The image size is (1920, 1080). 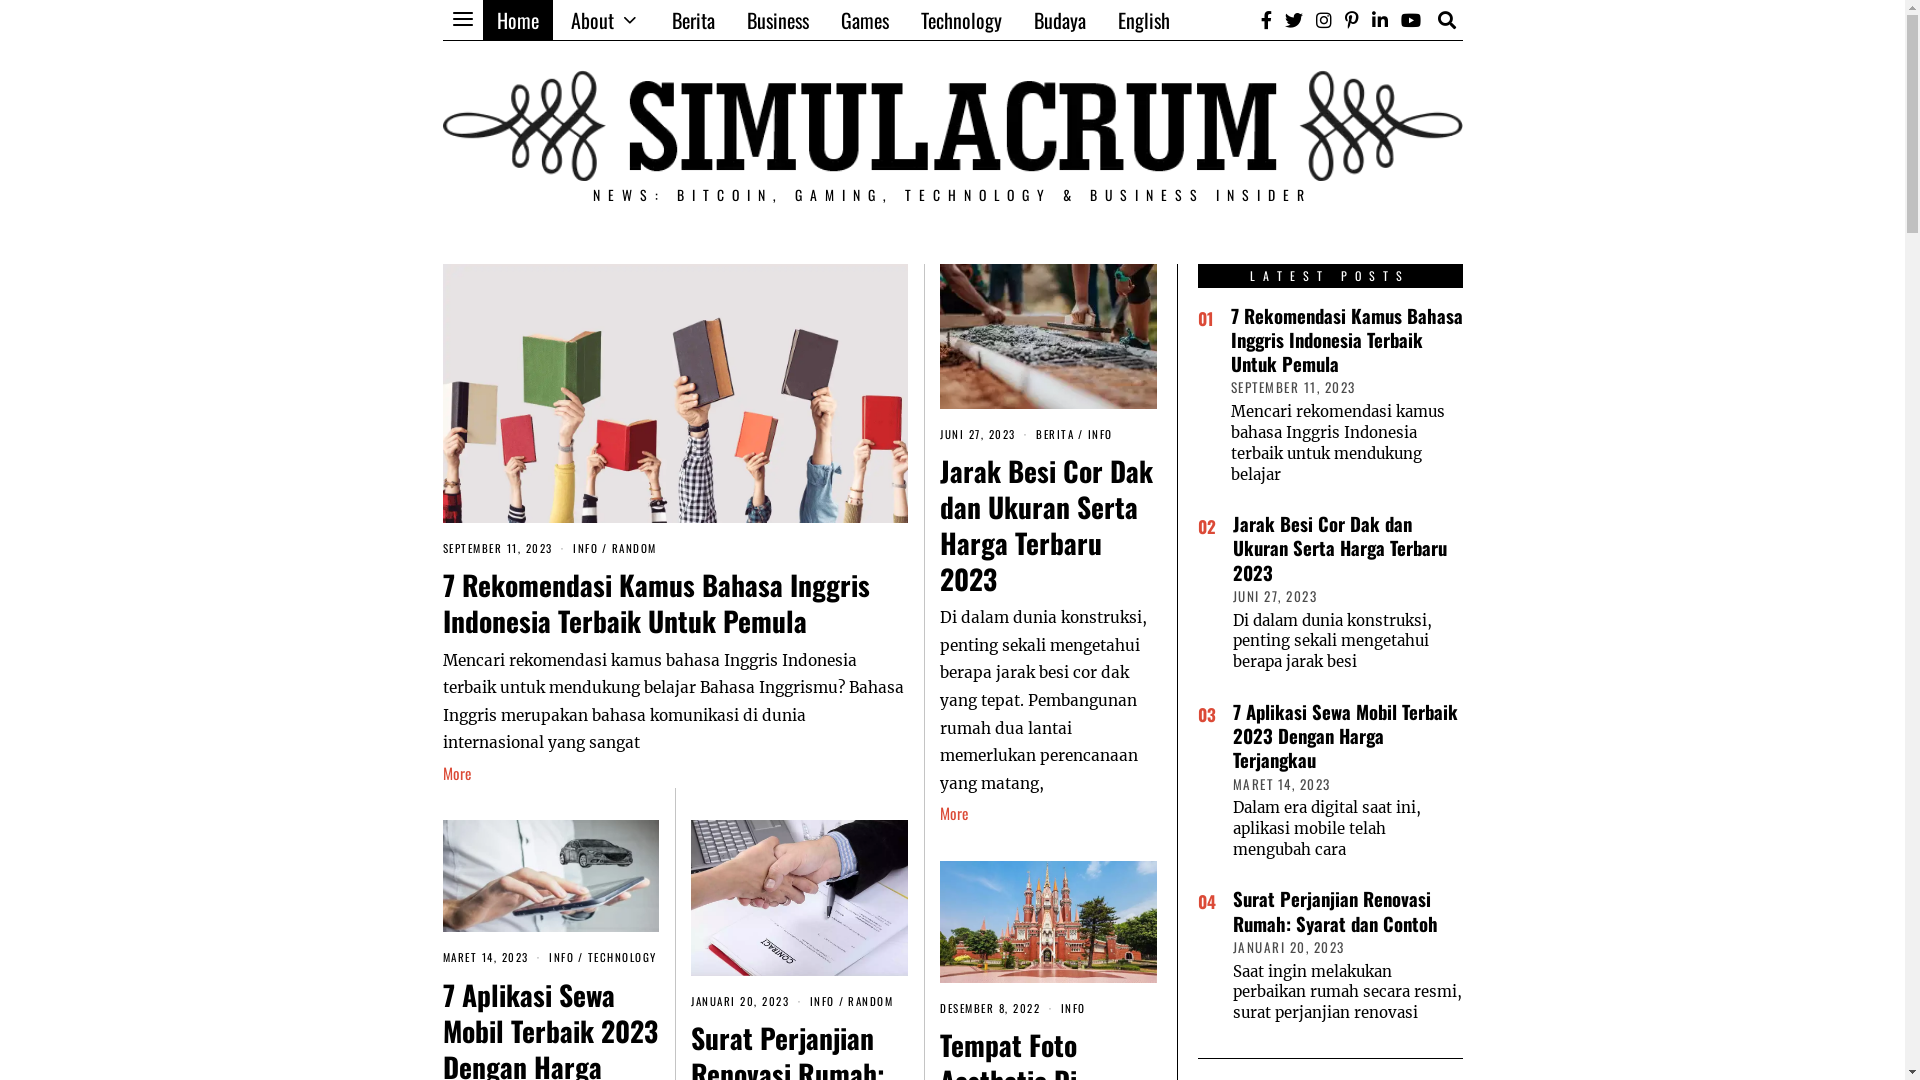 I want to click on 'Twitter', so click(x=1280, y=19).